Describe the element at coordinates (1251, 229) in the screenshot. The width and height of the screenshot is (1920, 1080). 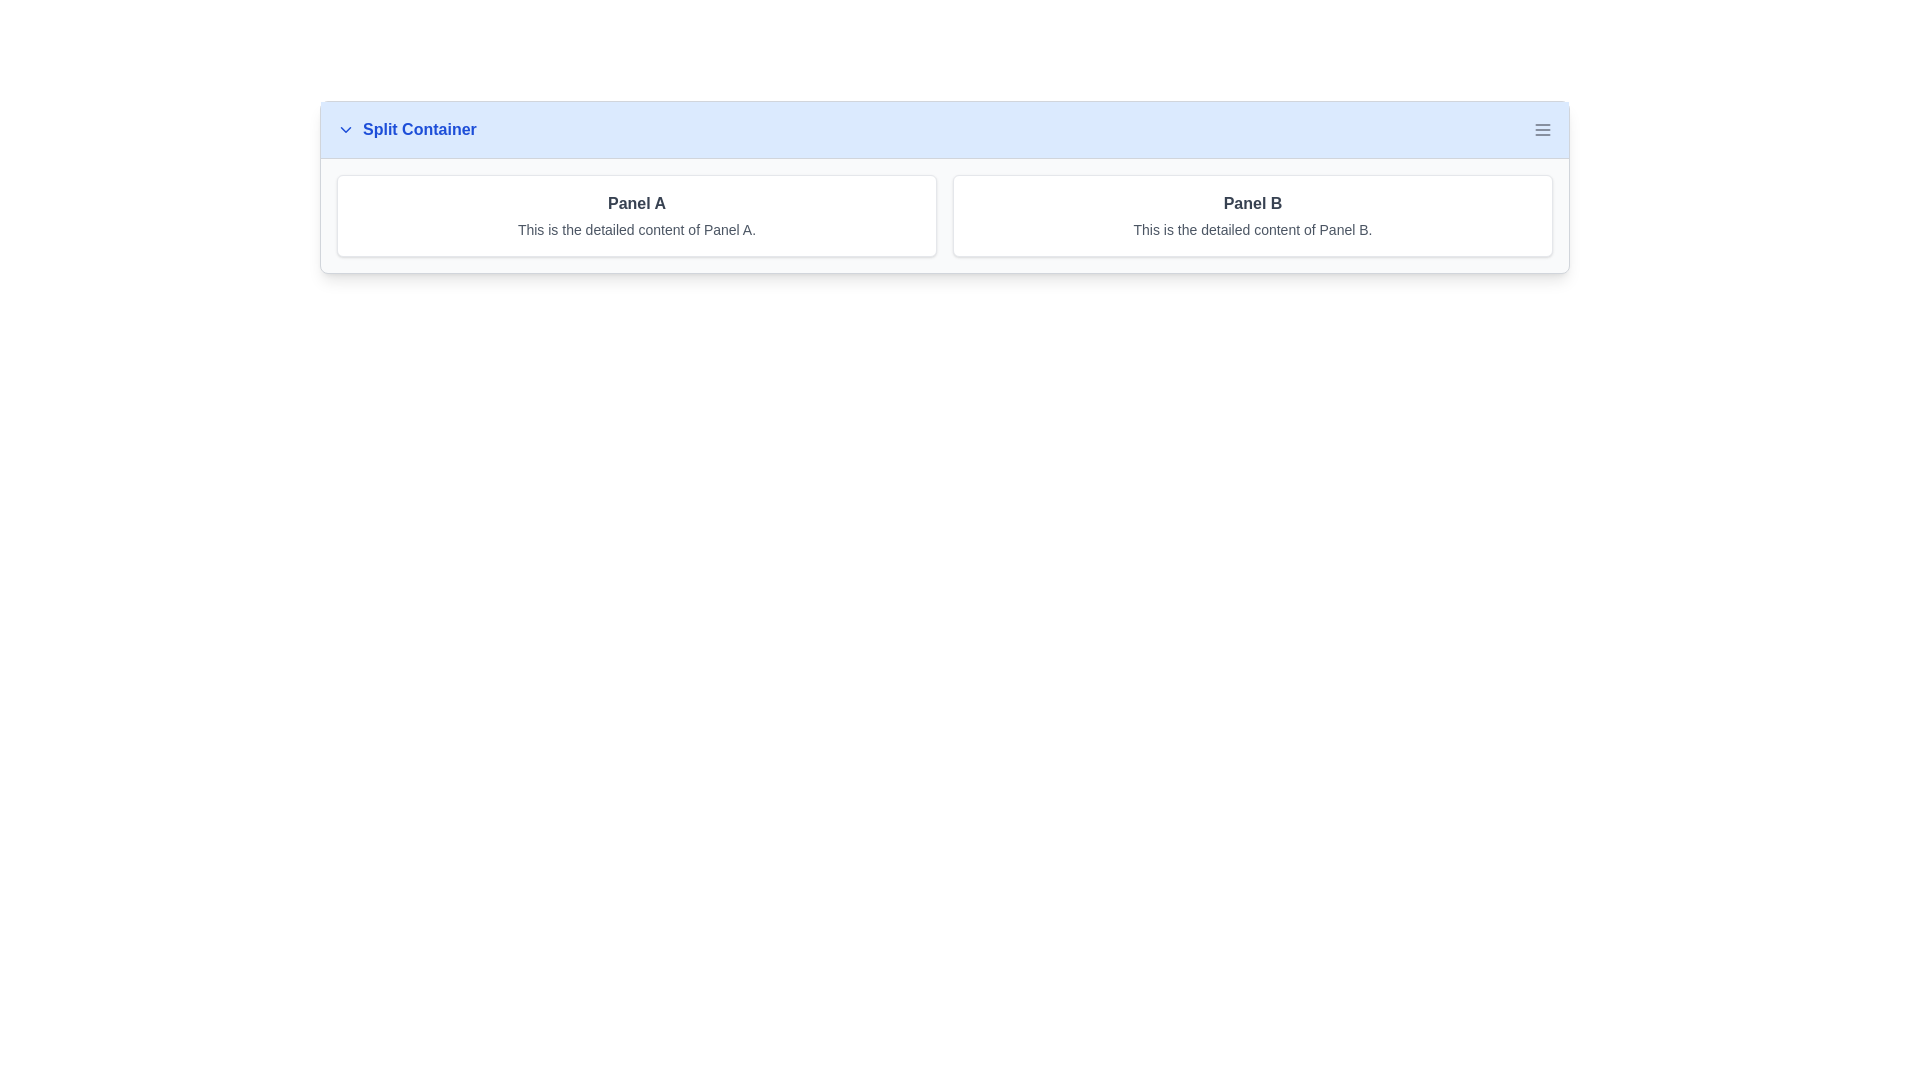
I see `the non-interactive text display element that shows detailed information related to 'Panel B', located in the lower portion of 'Panel B'` at that location.